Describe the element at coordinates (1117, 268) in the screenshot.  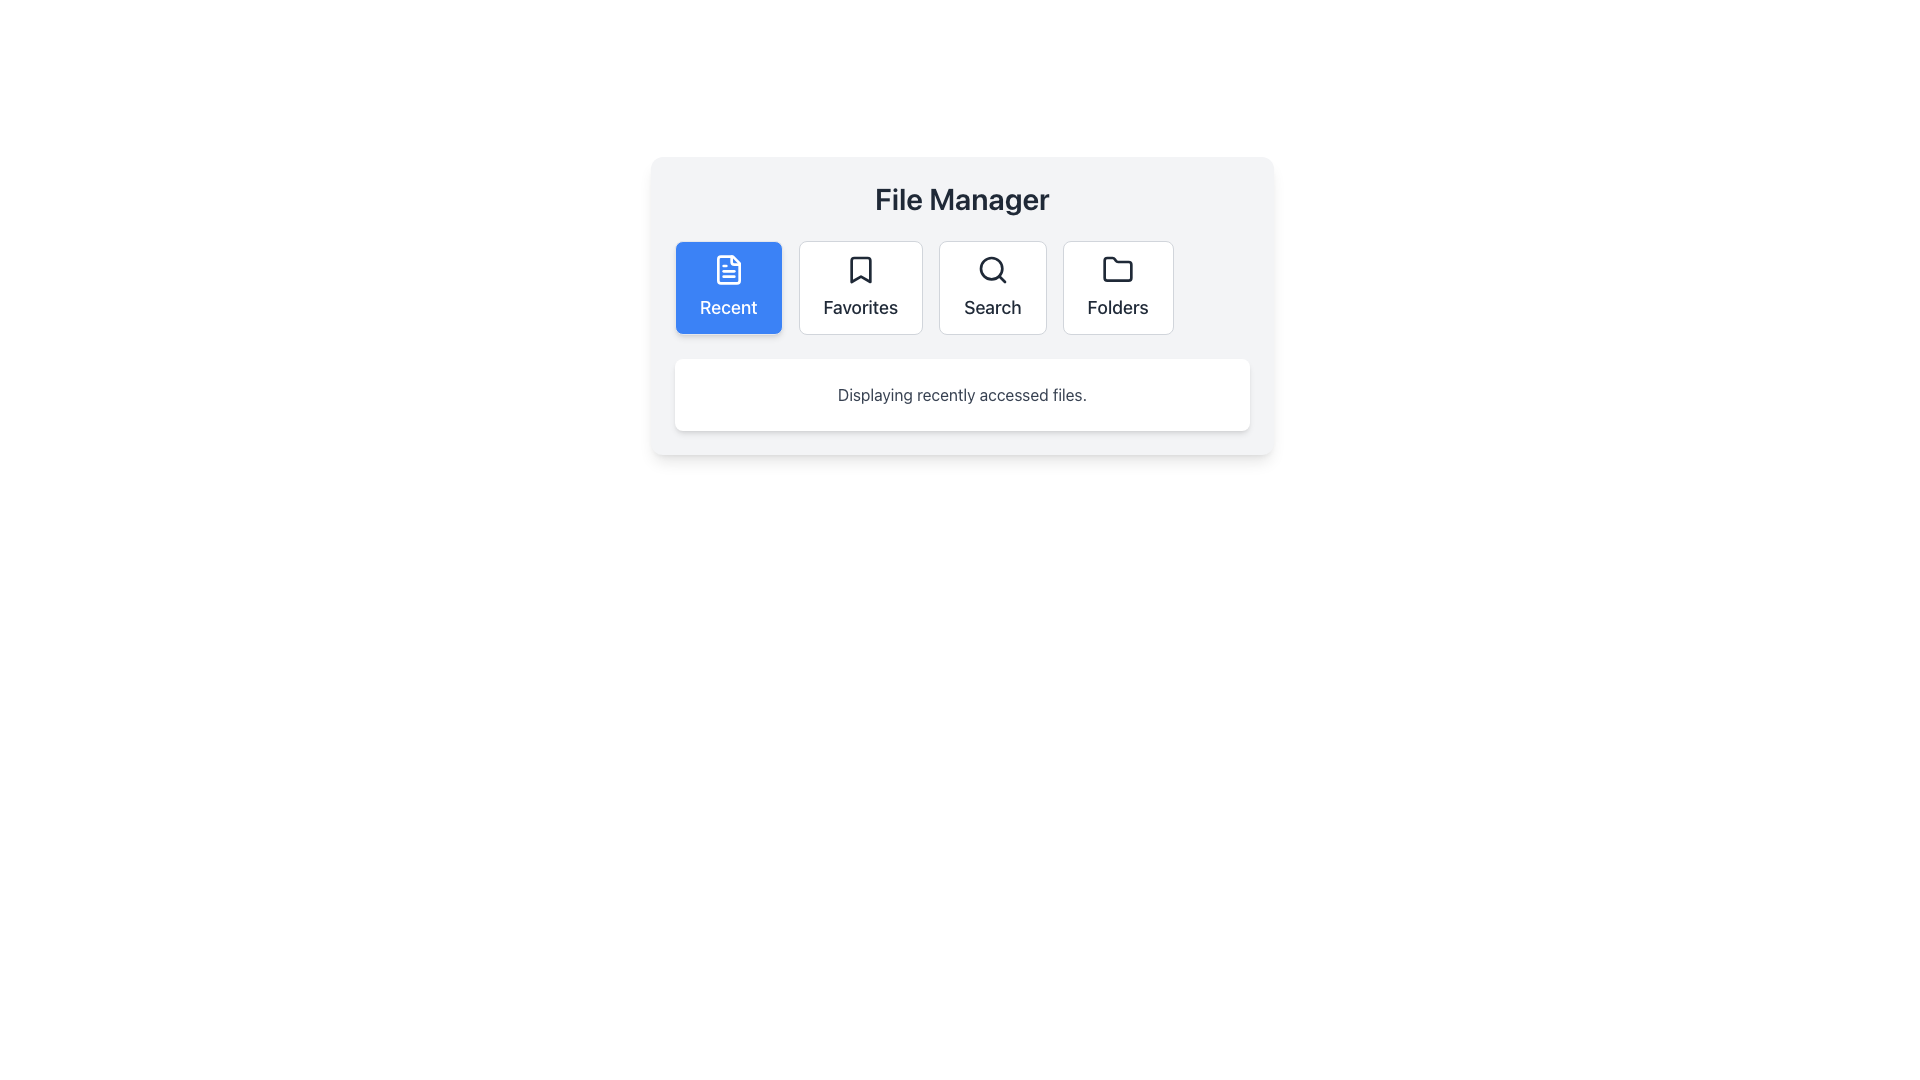
I see `the 'Folders' icon in the fourth section of the horizontal navigation bar` at that location.